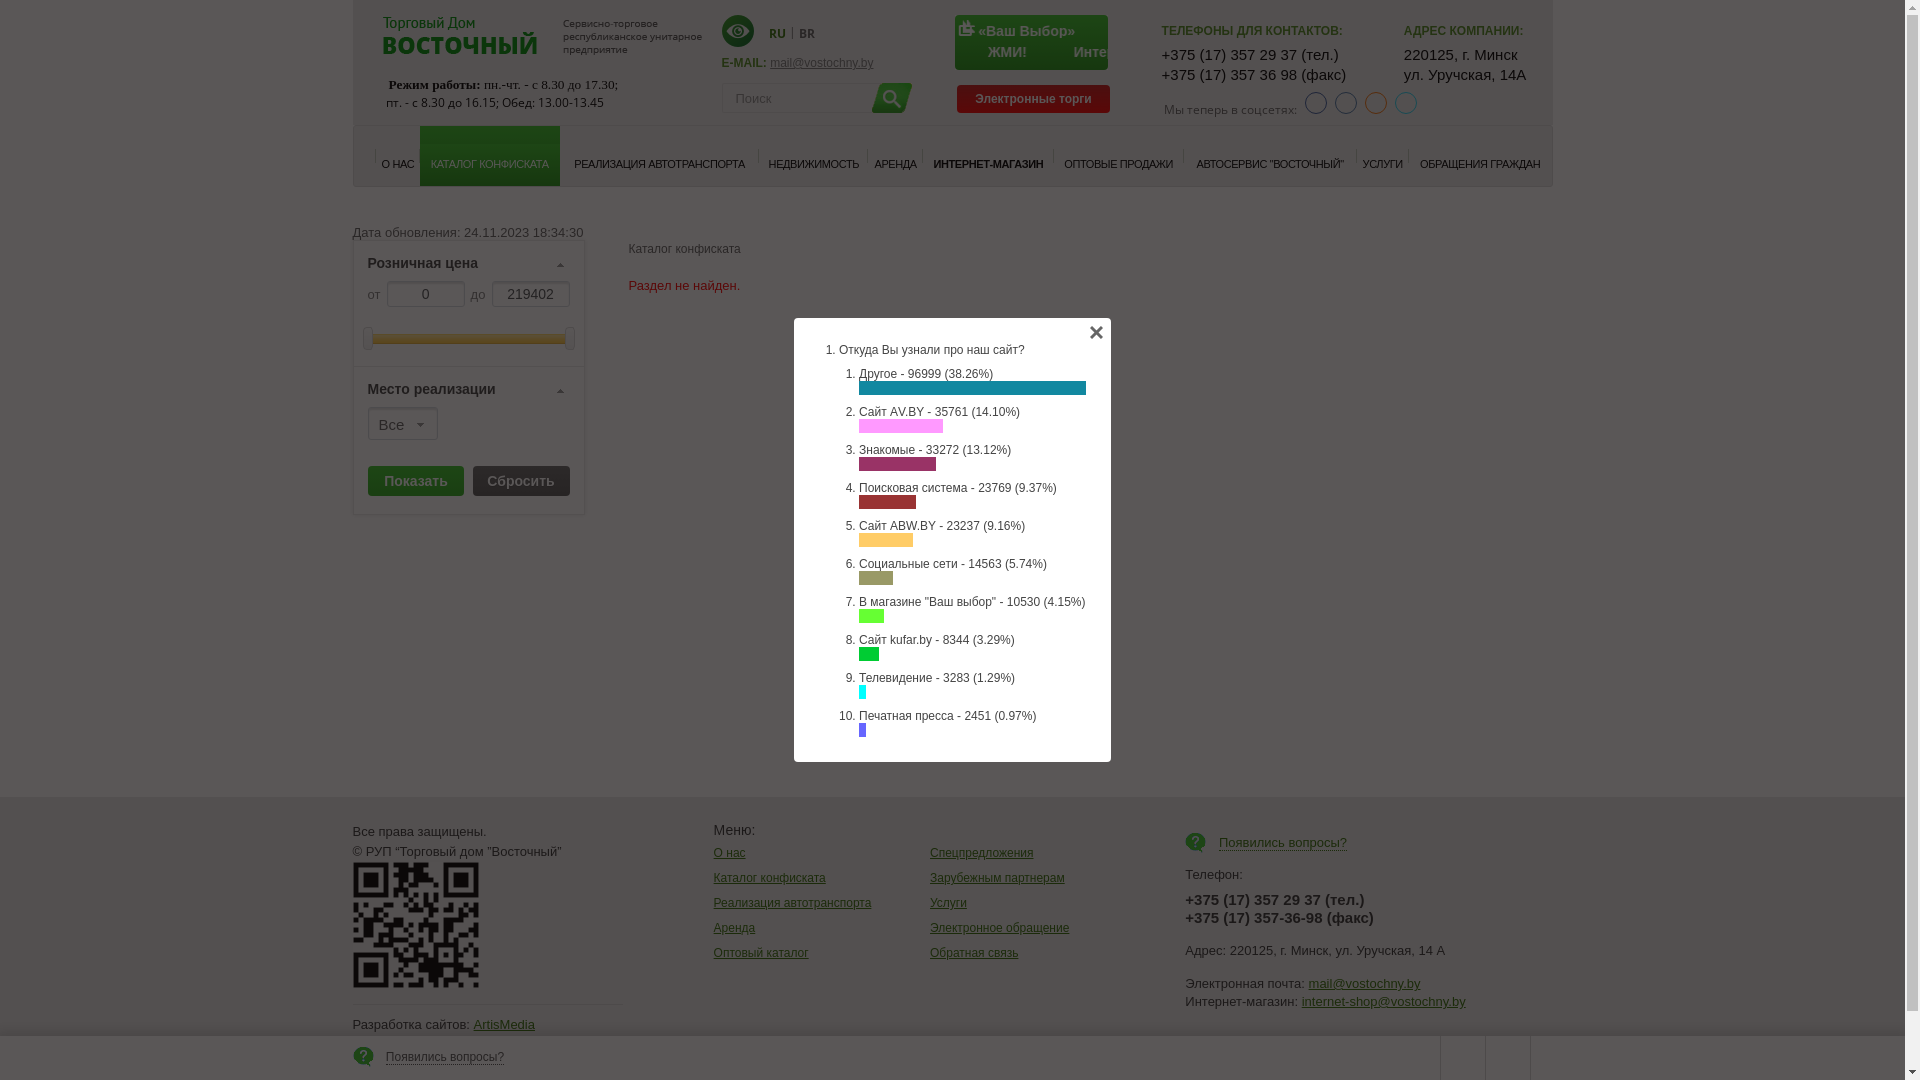 The width and height of the screenshot is (1920, 1080). Describe the element at coordinates (1382, 1001) in the screenshot. I see `'internet-shop@vostochny.by'` at that location.